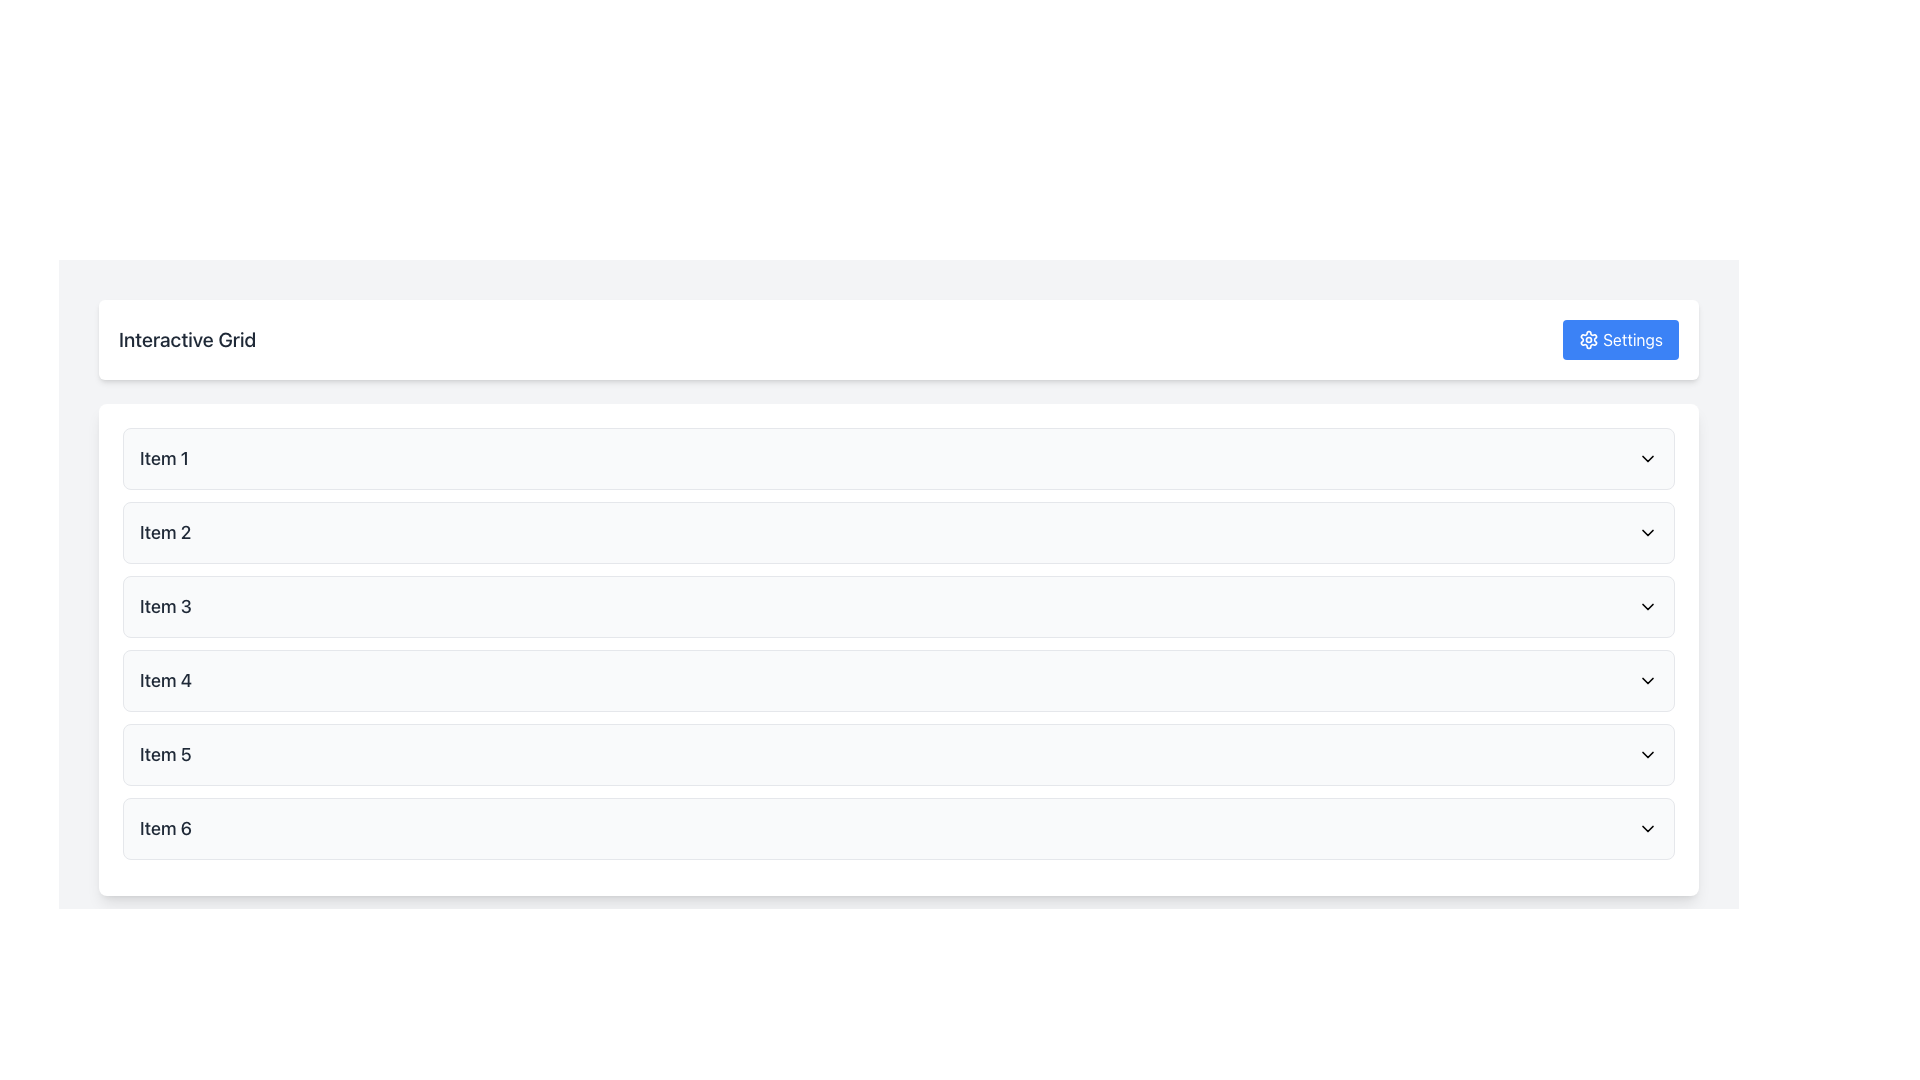 This screenshot has height=1080, width=1920. I want to click on the header for the fourth item in the 'Interactive Grid' list, which provides an overview for related sub-content or actions, so click(166, 680).